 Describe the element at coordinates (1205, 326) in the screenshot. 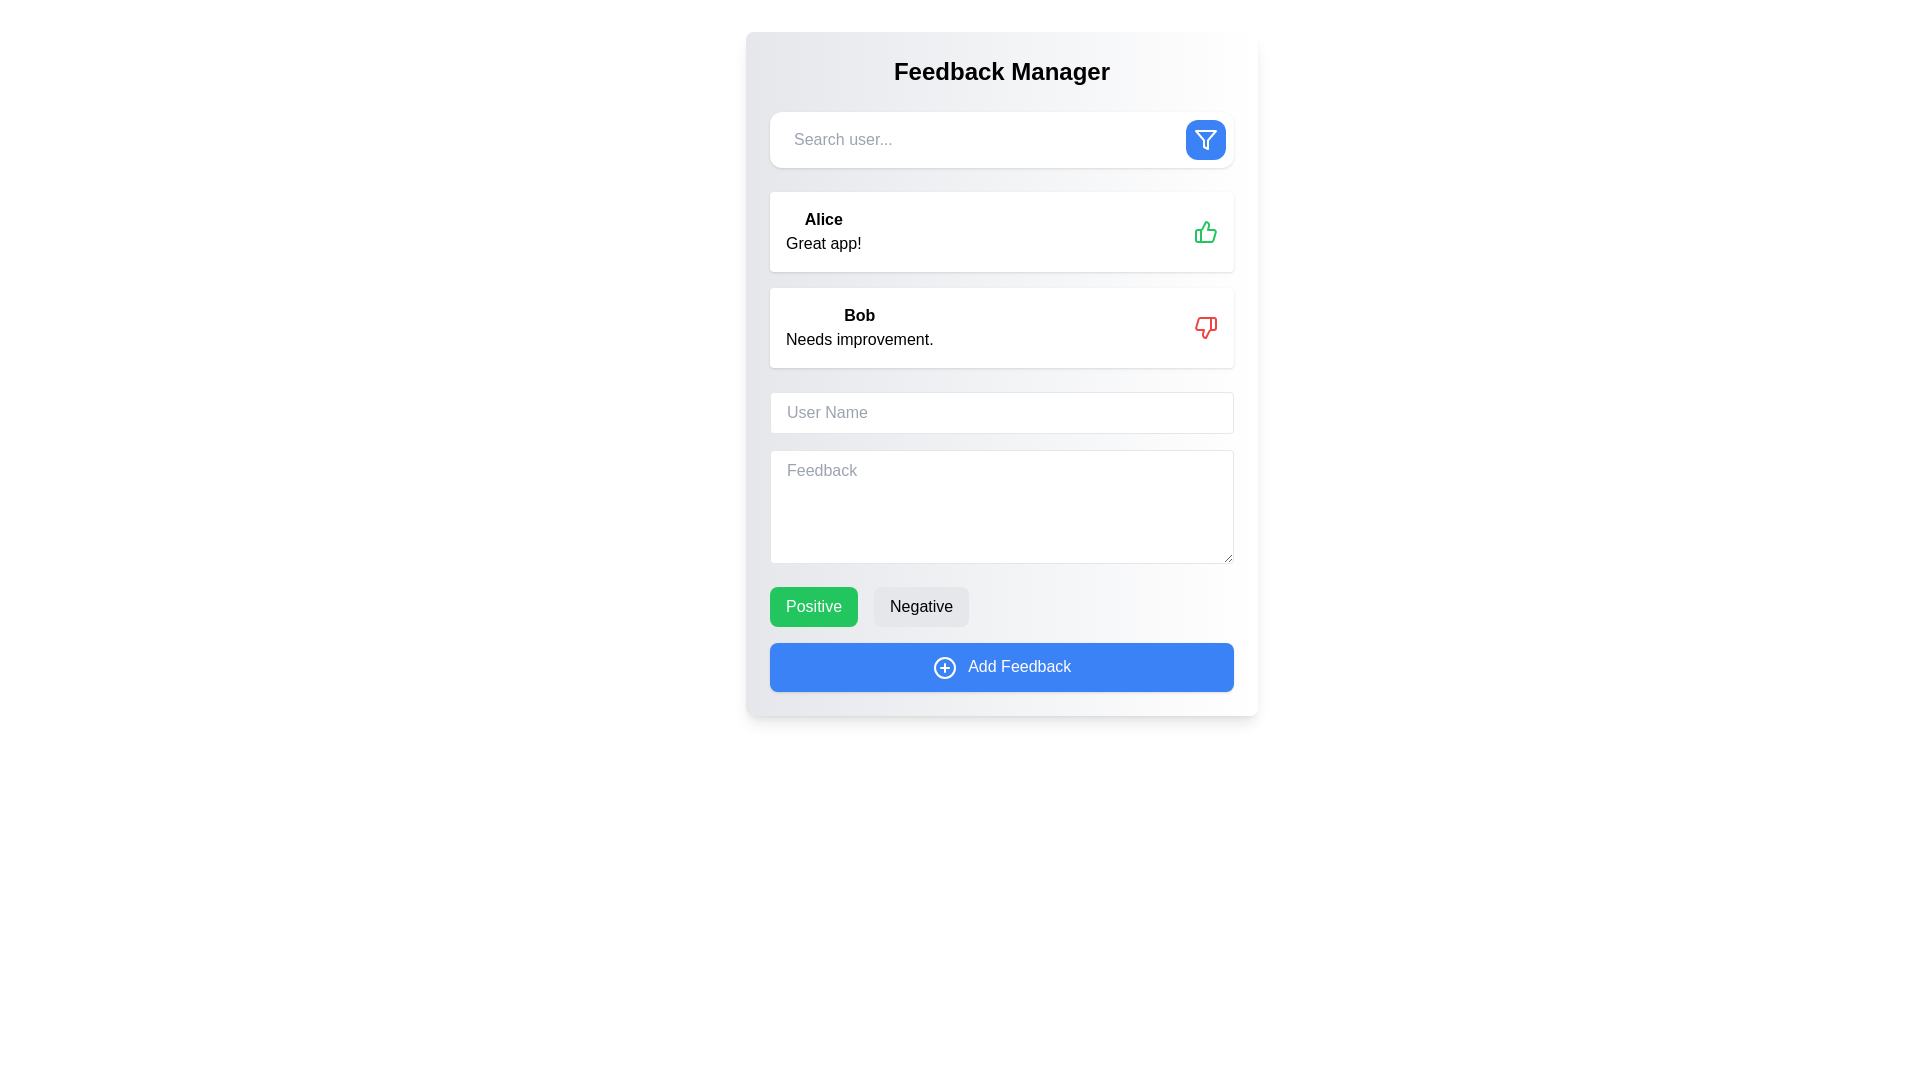

I see `the red thumbs-down icon located to the right of the user feedback labeled 'Bob Needs improvement.' in the second row of the feedback list` at that location.